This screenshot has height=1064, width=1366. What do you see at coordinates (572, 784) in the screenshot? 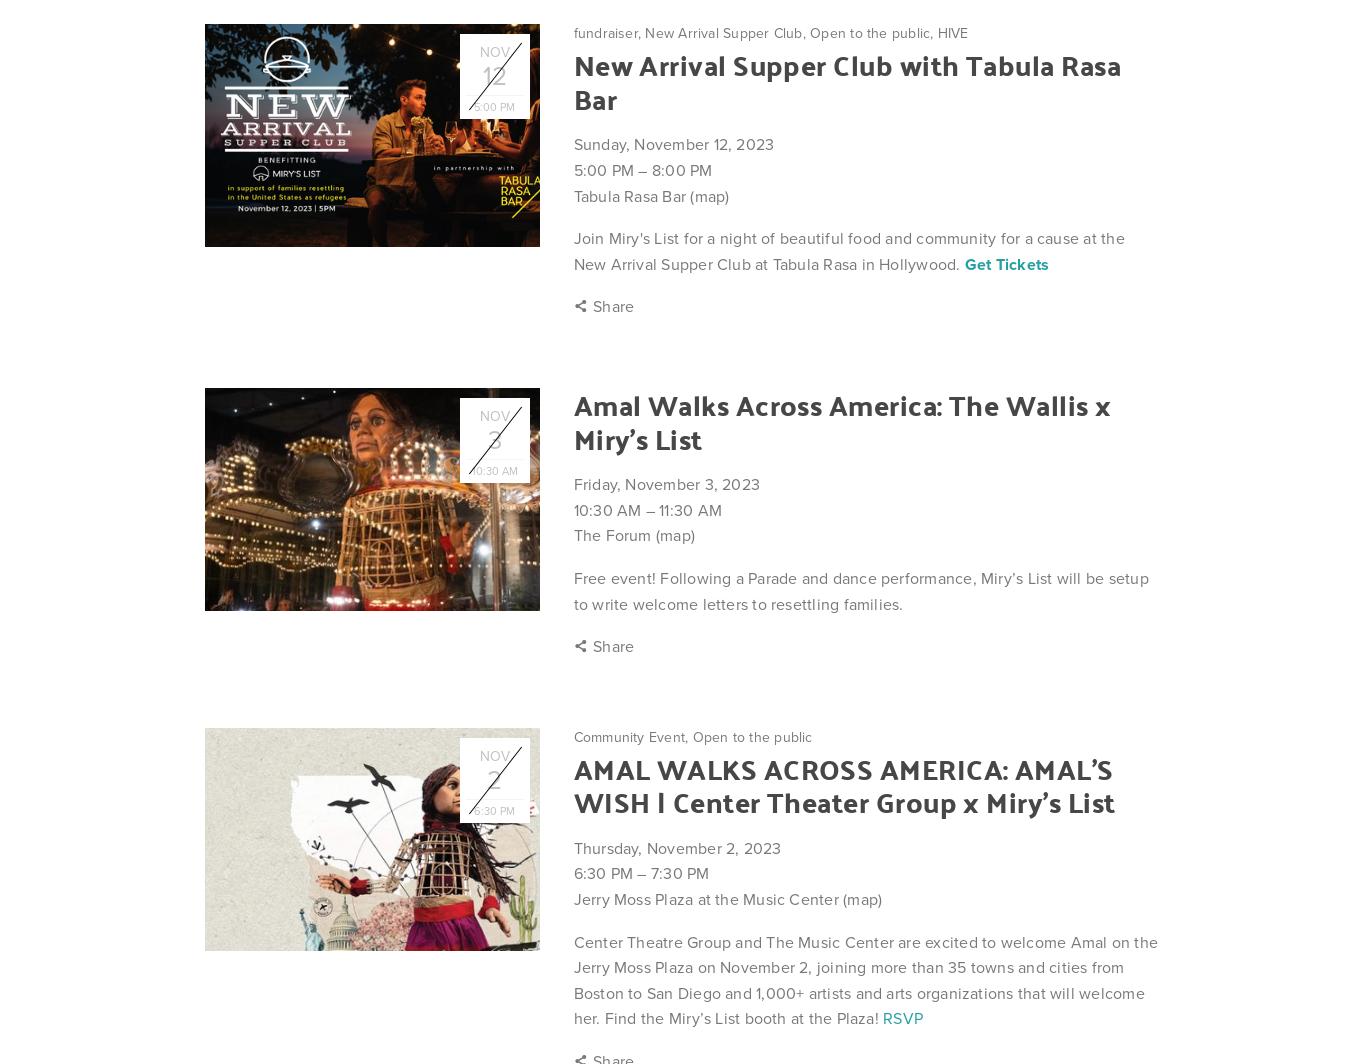
I see `'AMAL WALKS ACROSS AMERICA: AMAL’S WISH | Center Theater Group x Miry's List'` at bounding box center [572, 784].